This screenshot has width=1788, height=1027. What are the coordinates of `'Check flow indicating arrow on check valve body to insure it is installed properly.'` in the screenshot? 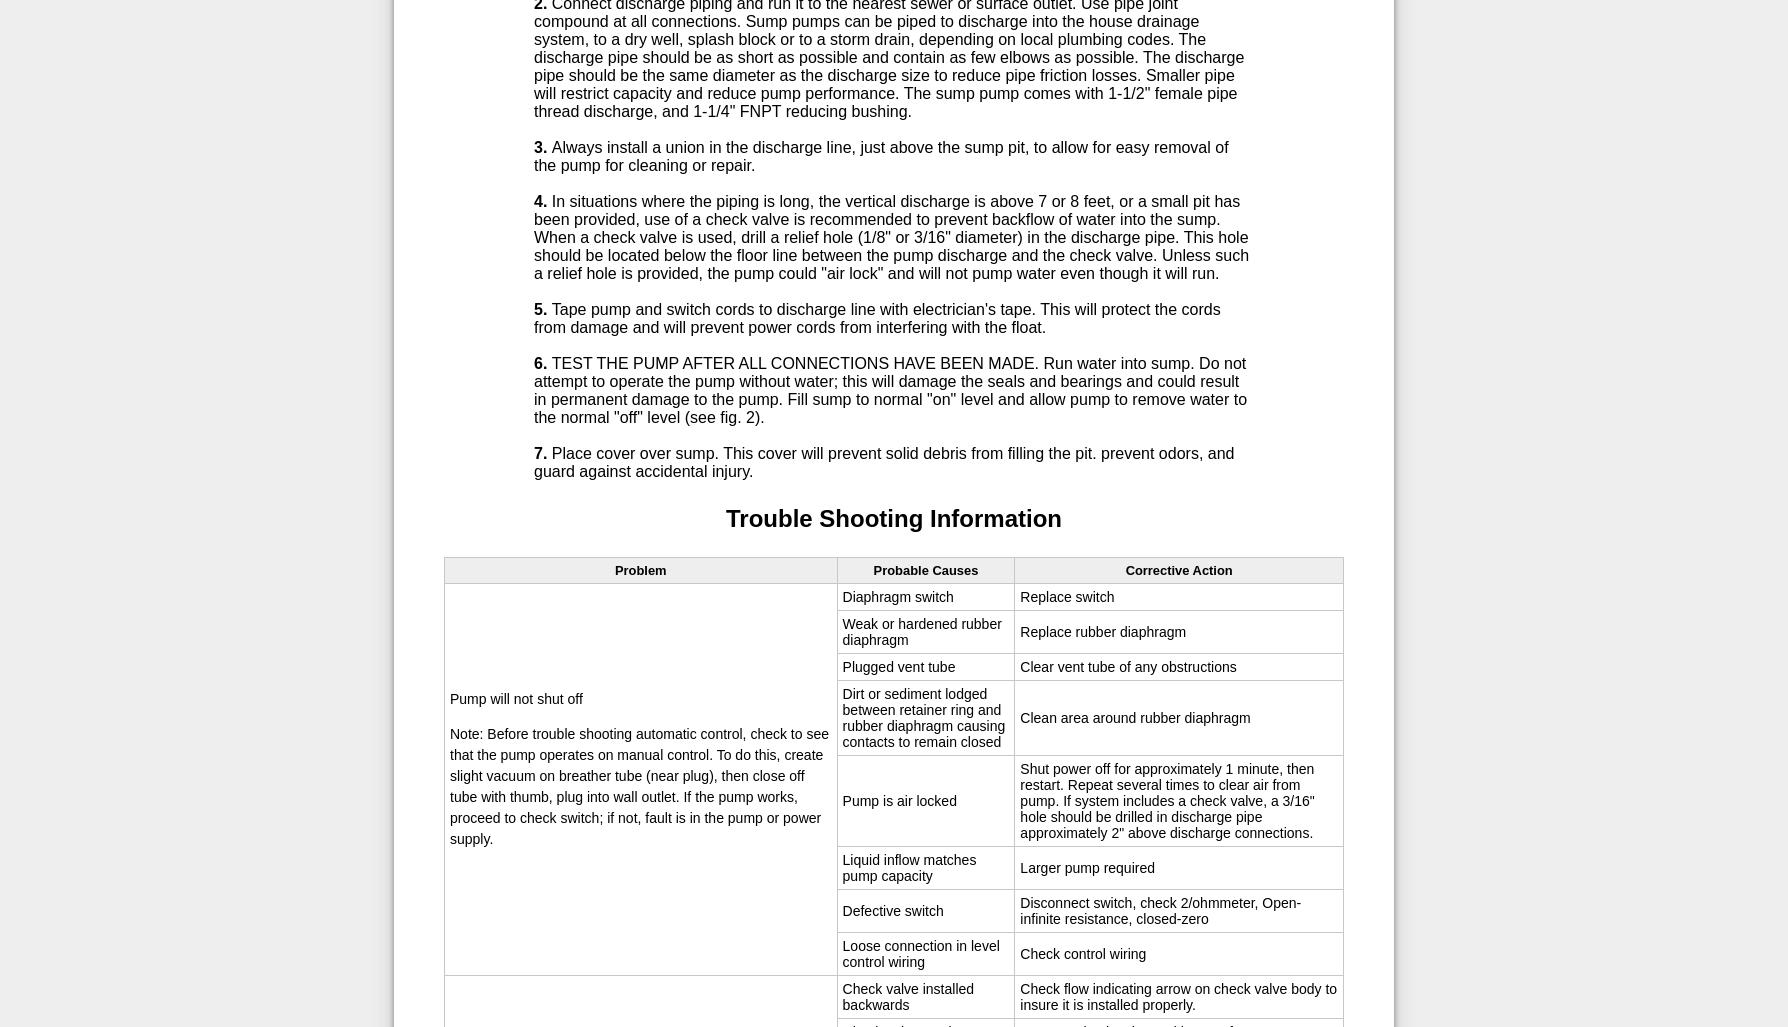 It's located at (1177, 994).